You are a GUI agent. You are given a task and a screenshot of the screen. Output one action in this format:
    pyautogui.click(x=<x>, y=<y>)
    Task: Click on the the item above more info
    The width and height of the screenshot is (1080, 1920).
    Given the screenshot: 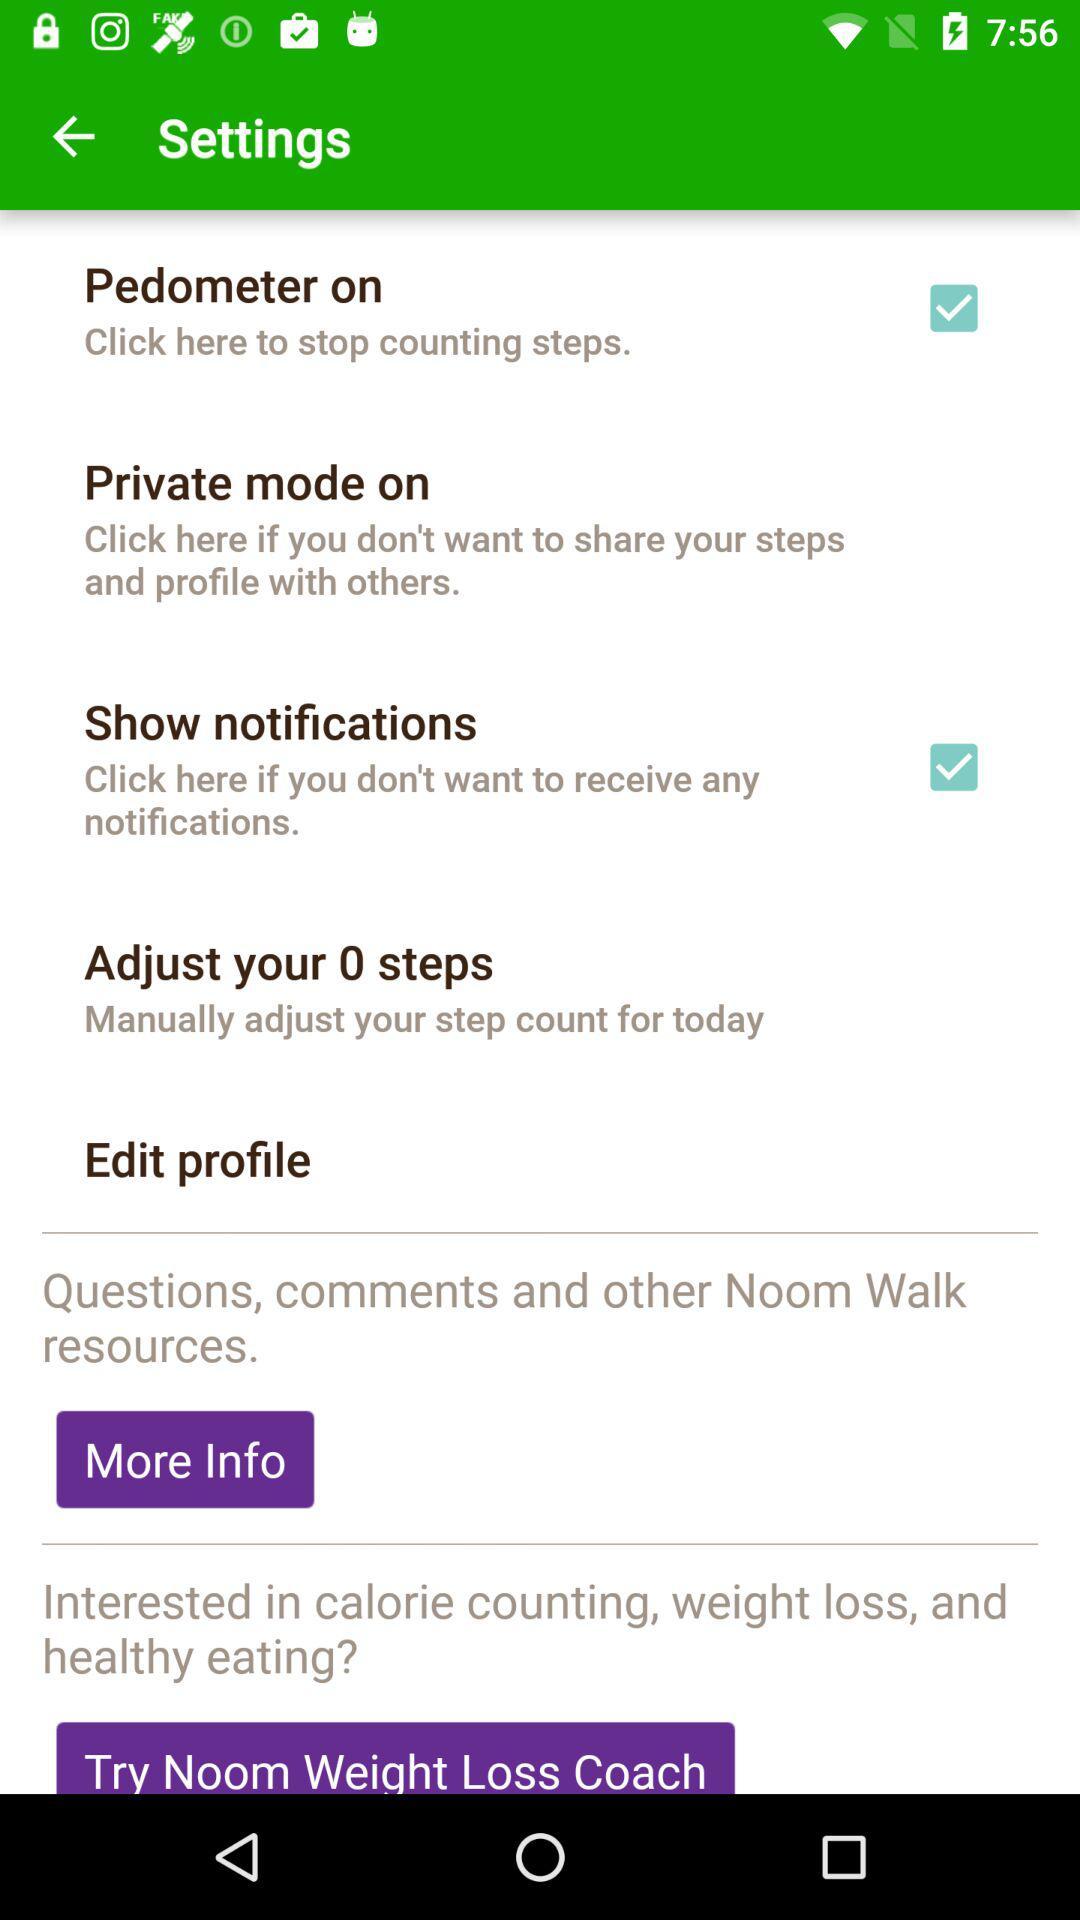 What is the action you would take?
    pyautogui.click(x=540, y=1316)
    